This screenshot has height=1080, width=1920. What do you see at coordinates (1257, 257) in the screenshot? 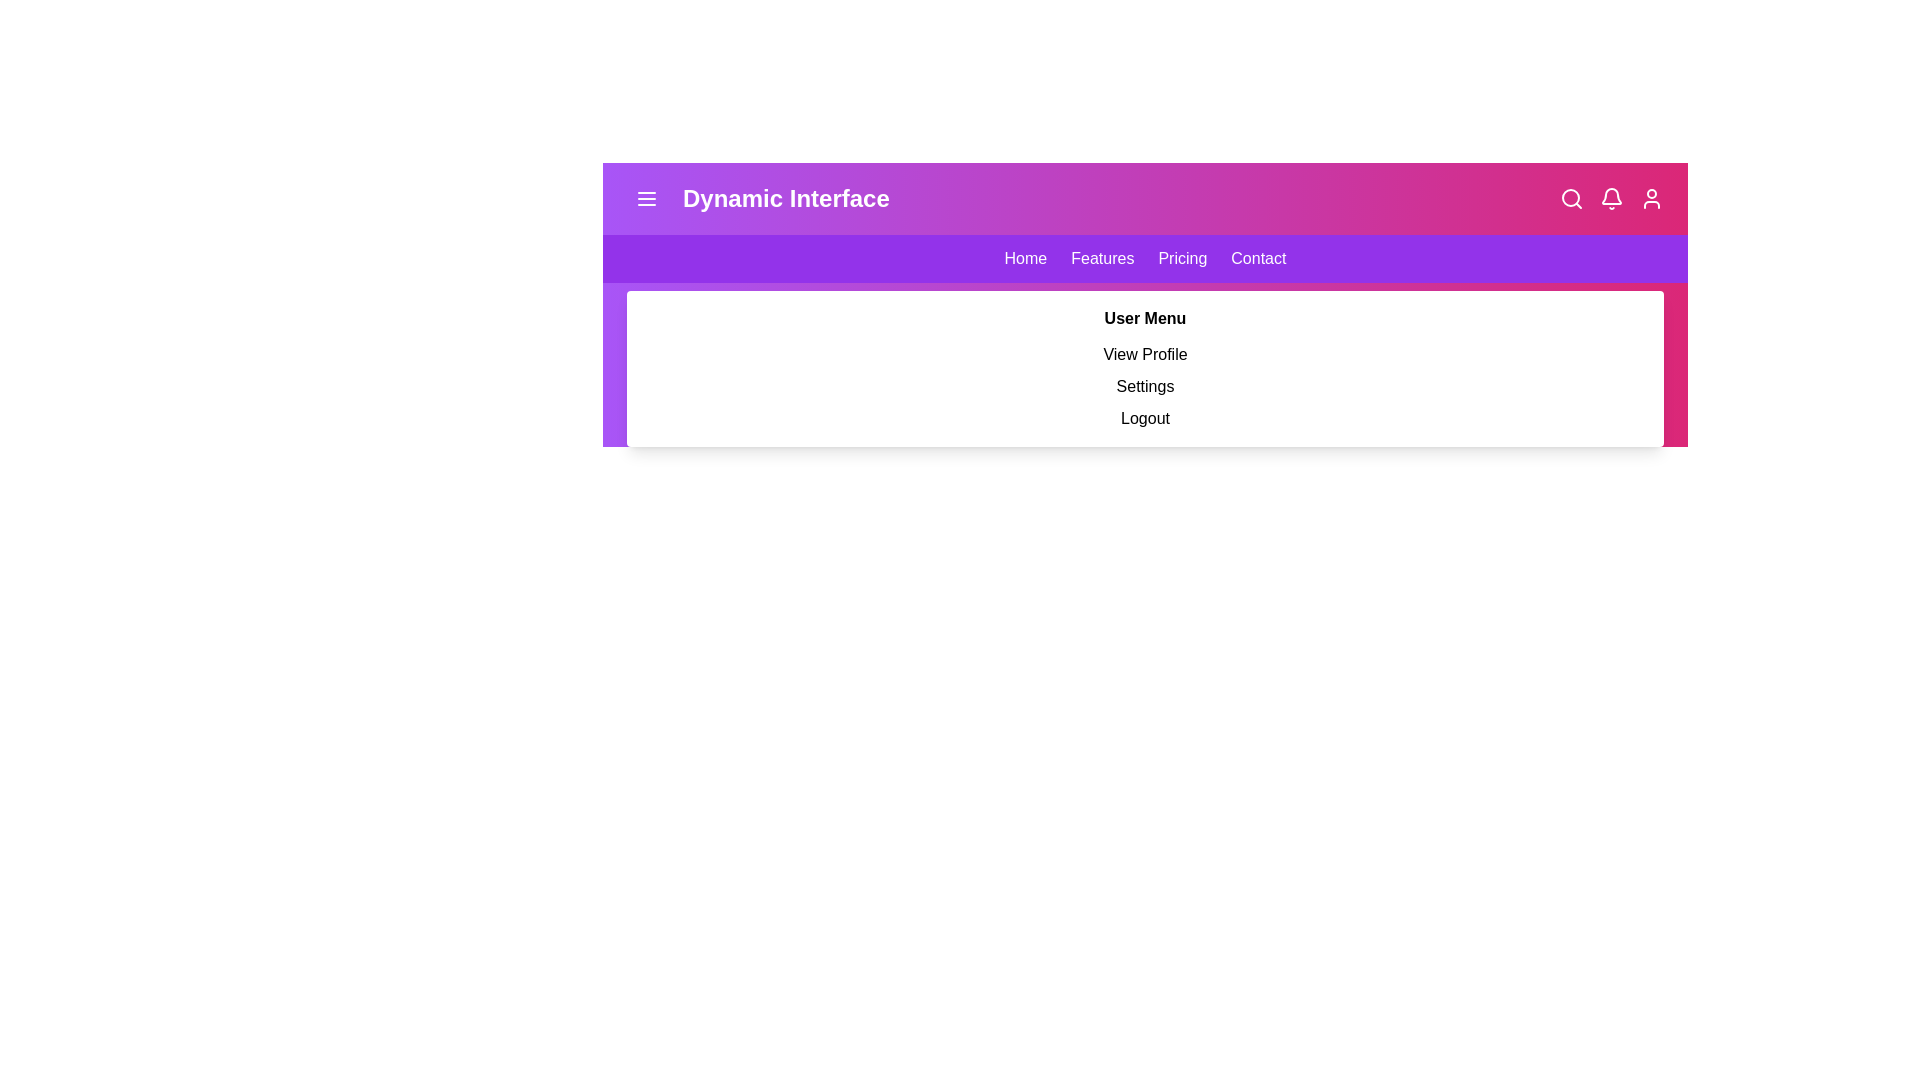
I see `the navigation link Contact` at bounding box center [1257, 257].